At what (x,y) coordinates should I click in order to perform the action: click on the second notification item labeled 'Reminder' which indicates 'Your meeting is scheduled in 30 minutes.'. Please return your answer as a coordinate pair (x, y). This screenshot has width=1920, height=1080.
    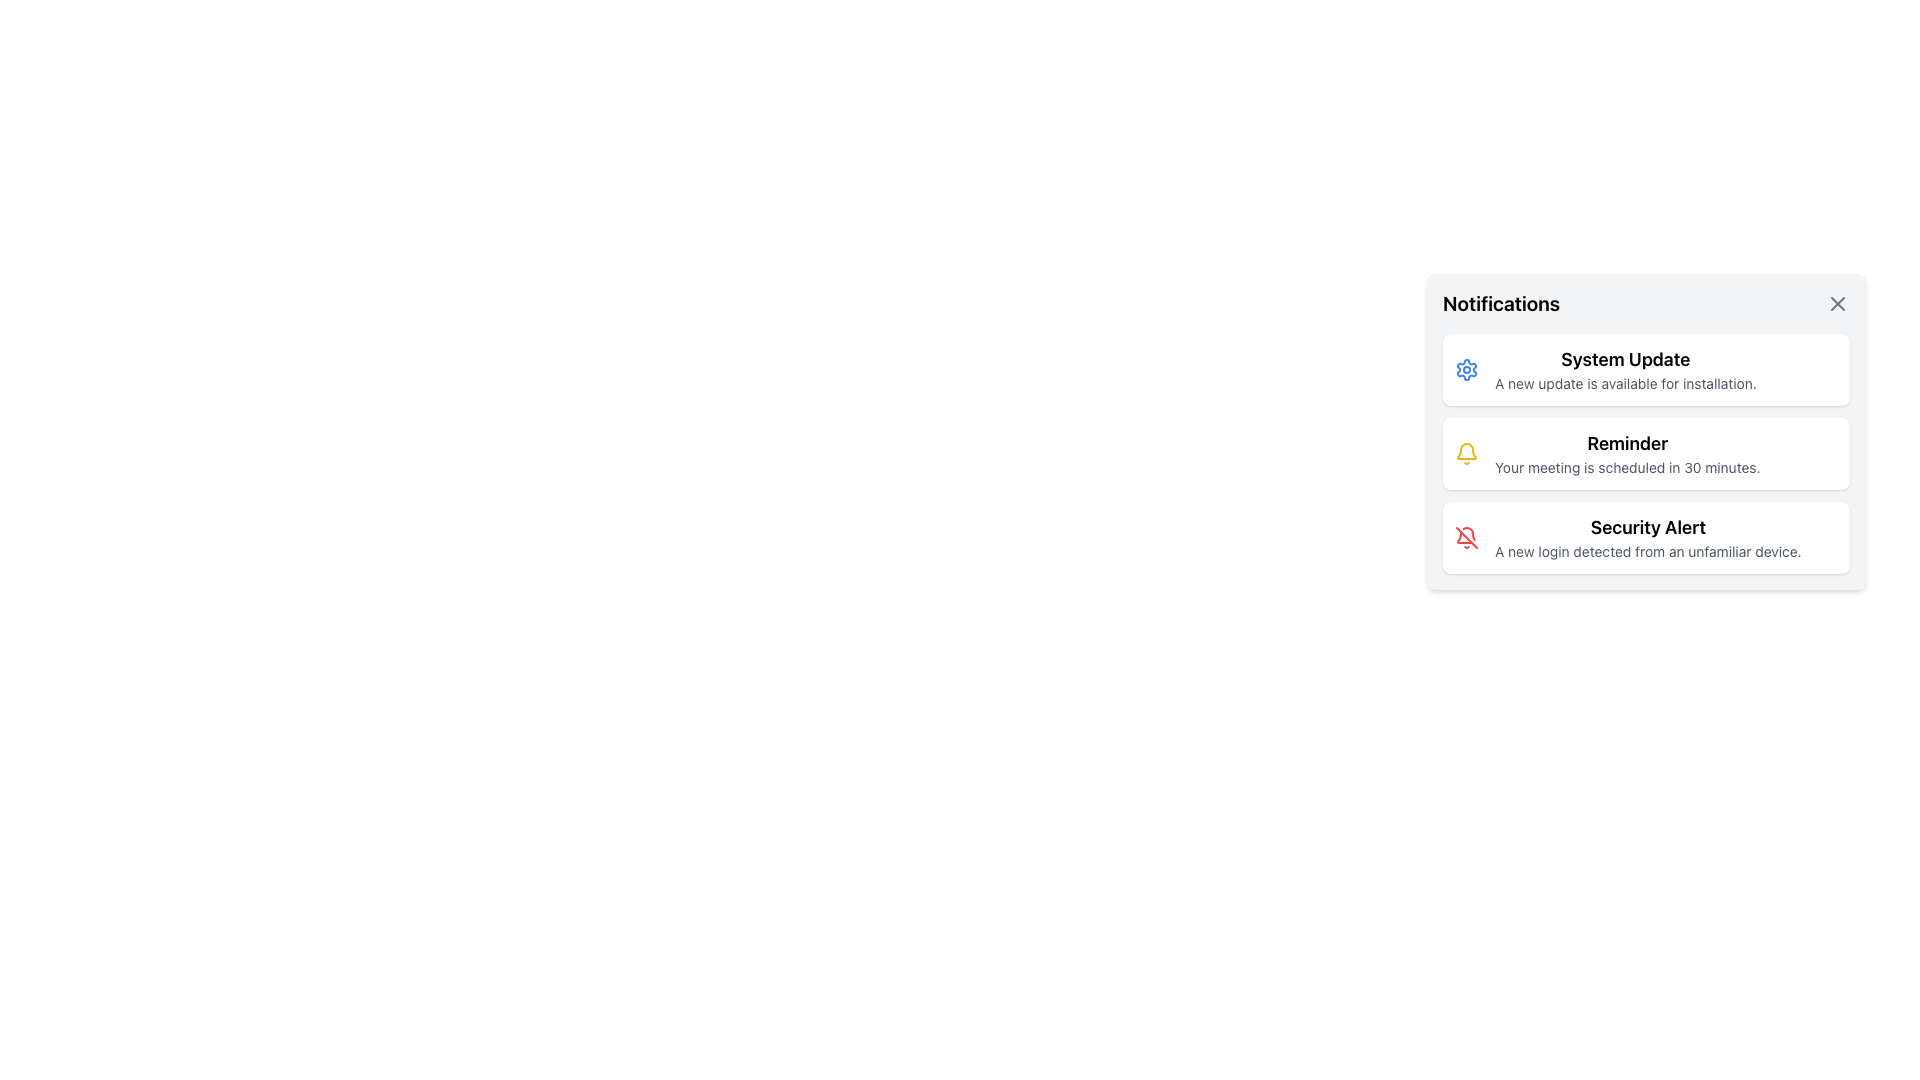
    Looking at the image, I should click on (1646, 454).